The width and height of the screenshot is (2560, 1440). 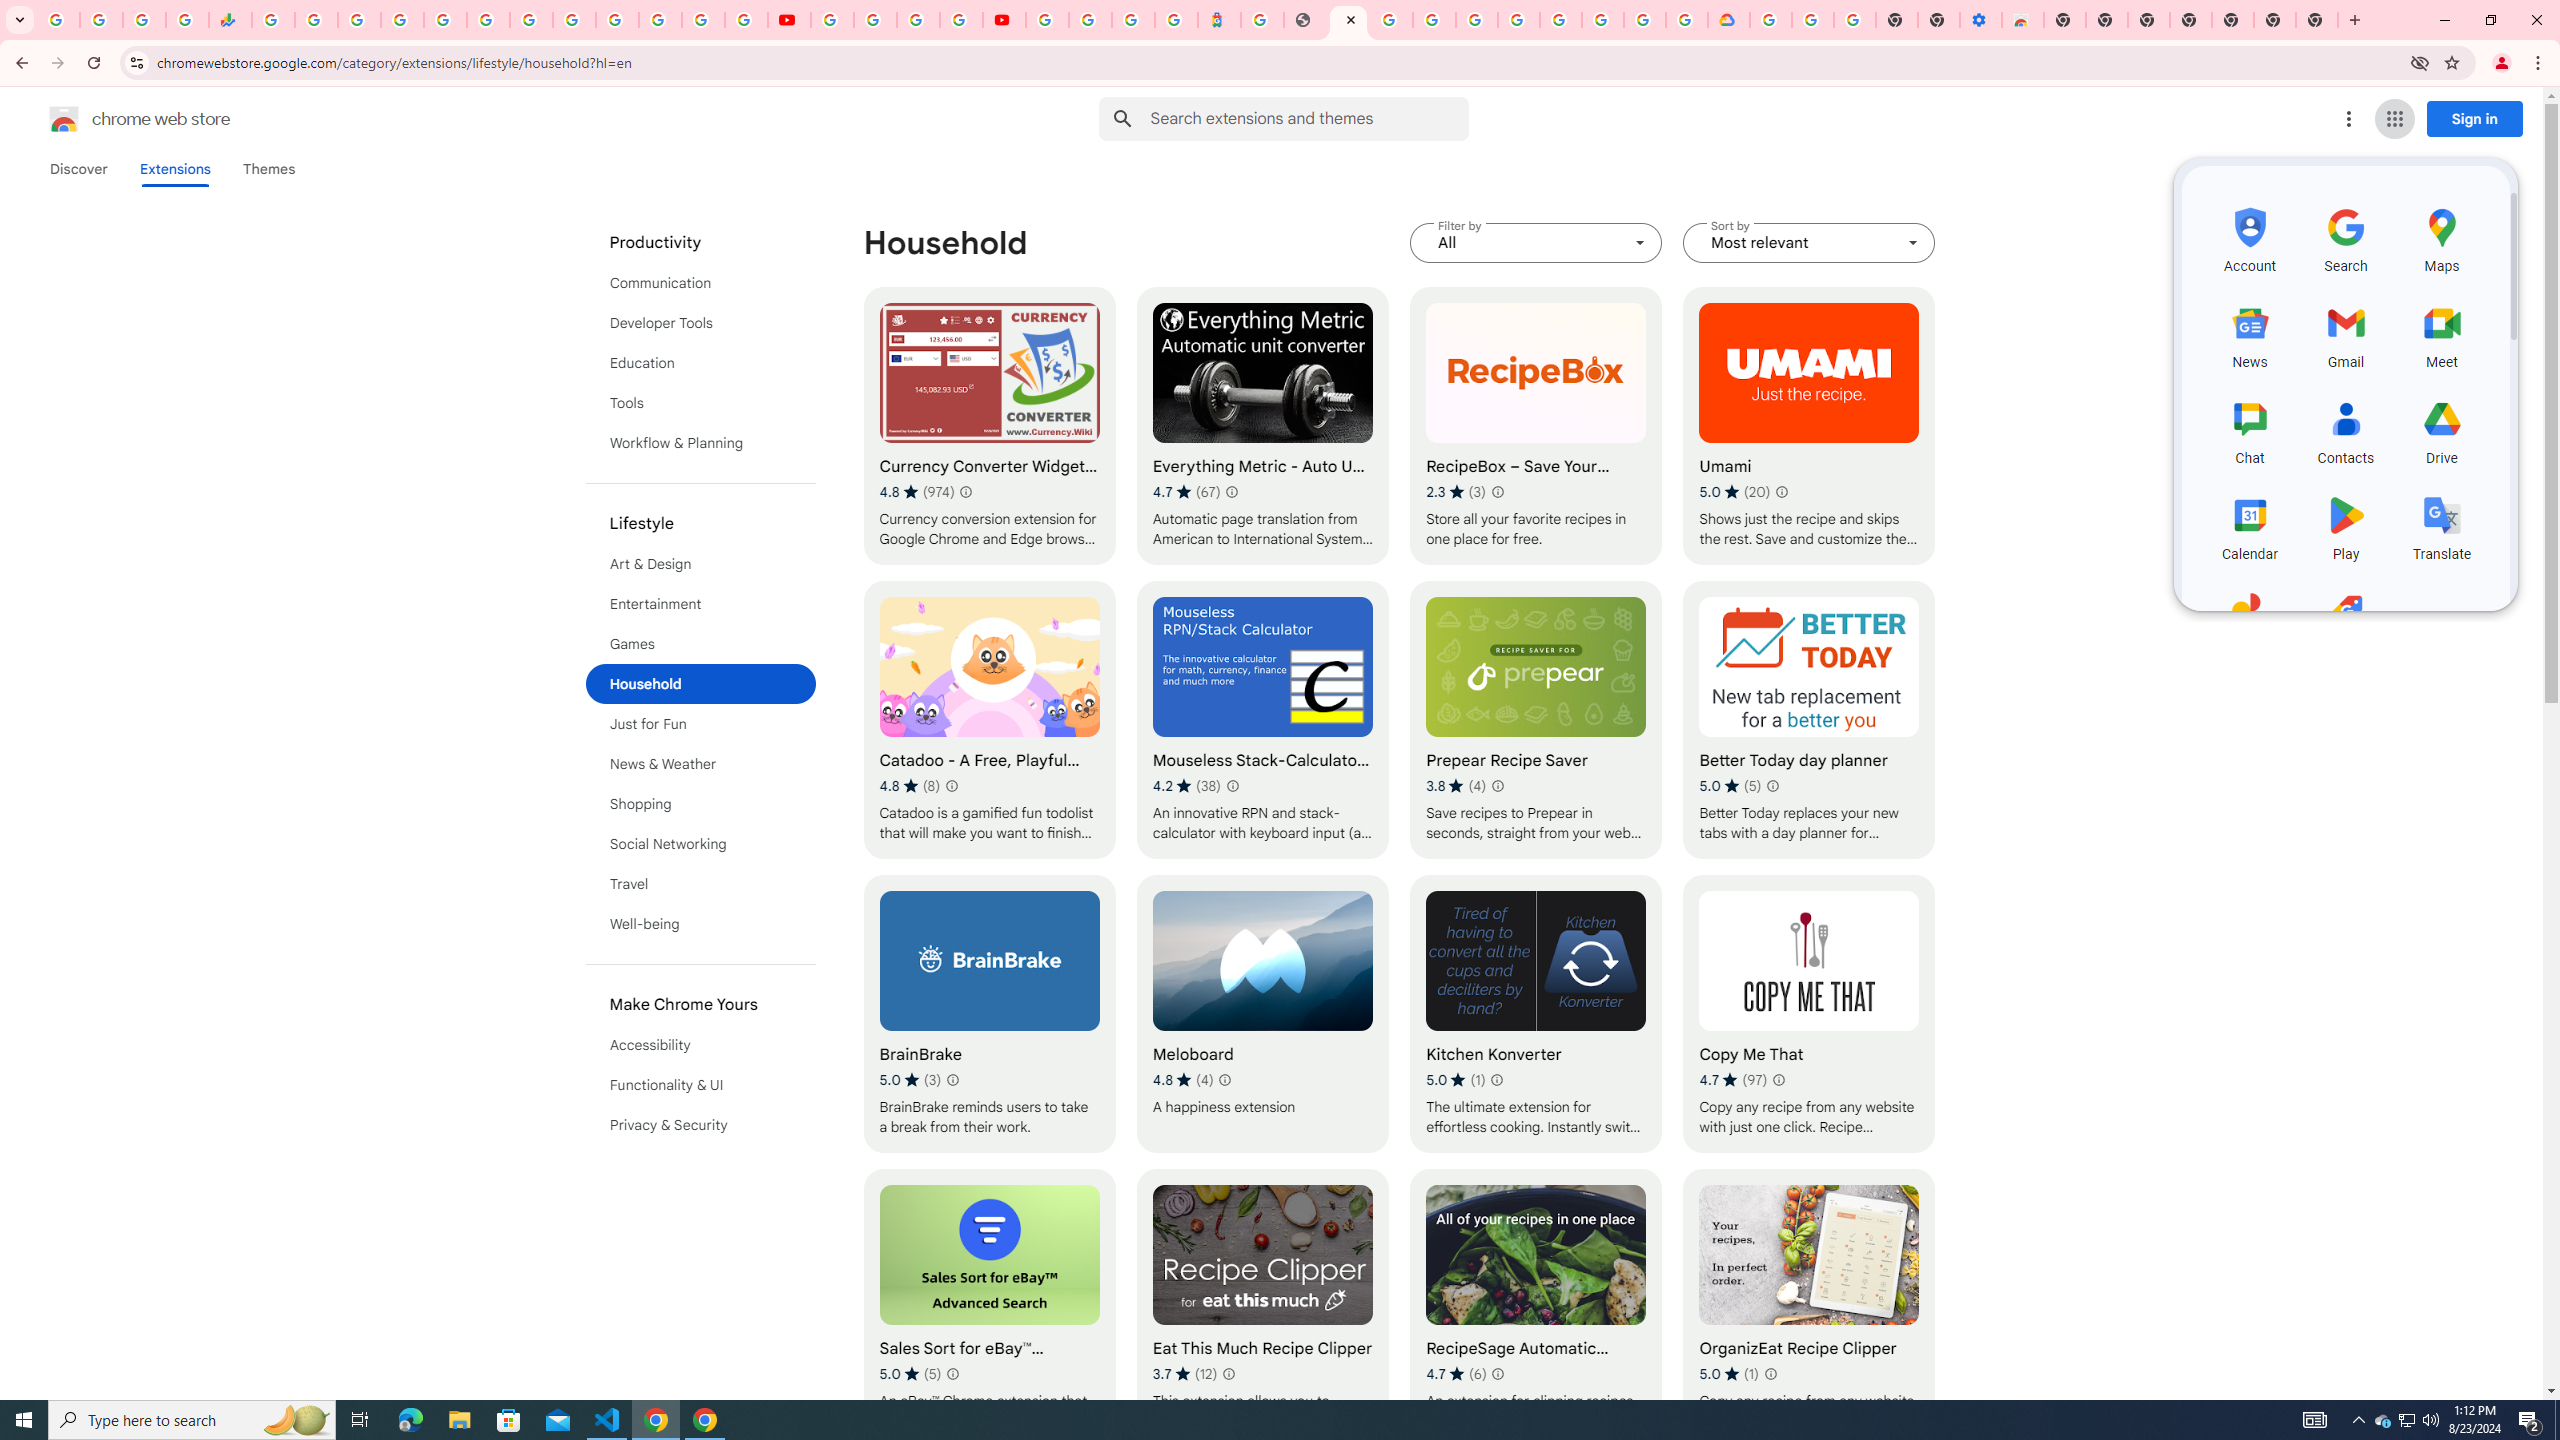 What do you see at coordinates (400, 19) in the screenshot?
I see `'Sign in - Google Accounts'` at bounding box center [400, 19].